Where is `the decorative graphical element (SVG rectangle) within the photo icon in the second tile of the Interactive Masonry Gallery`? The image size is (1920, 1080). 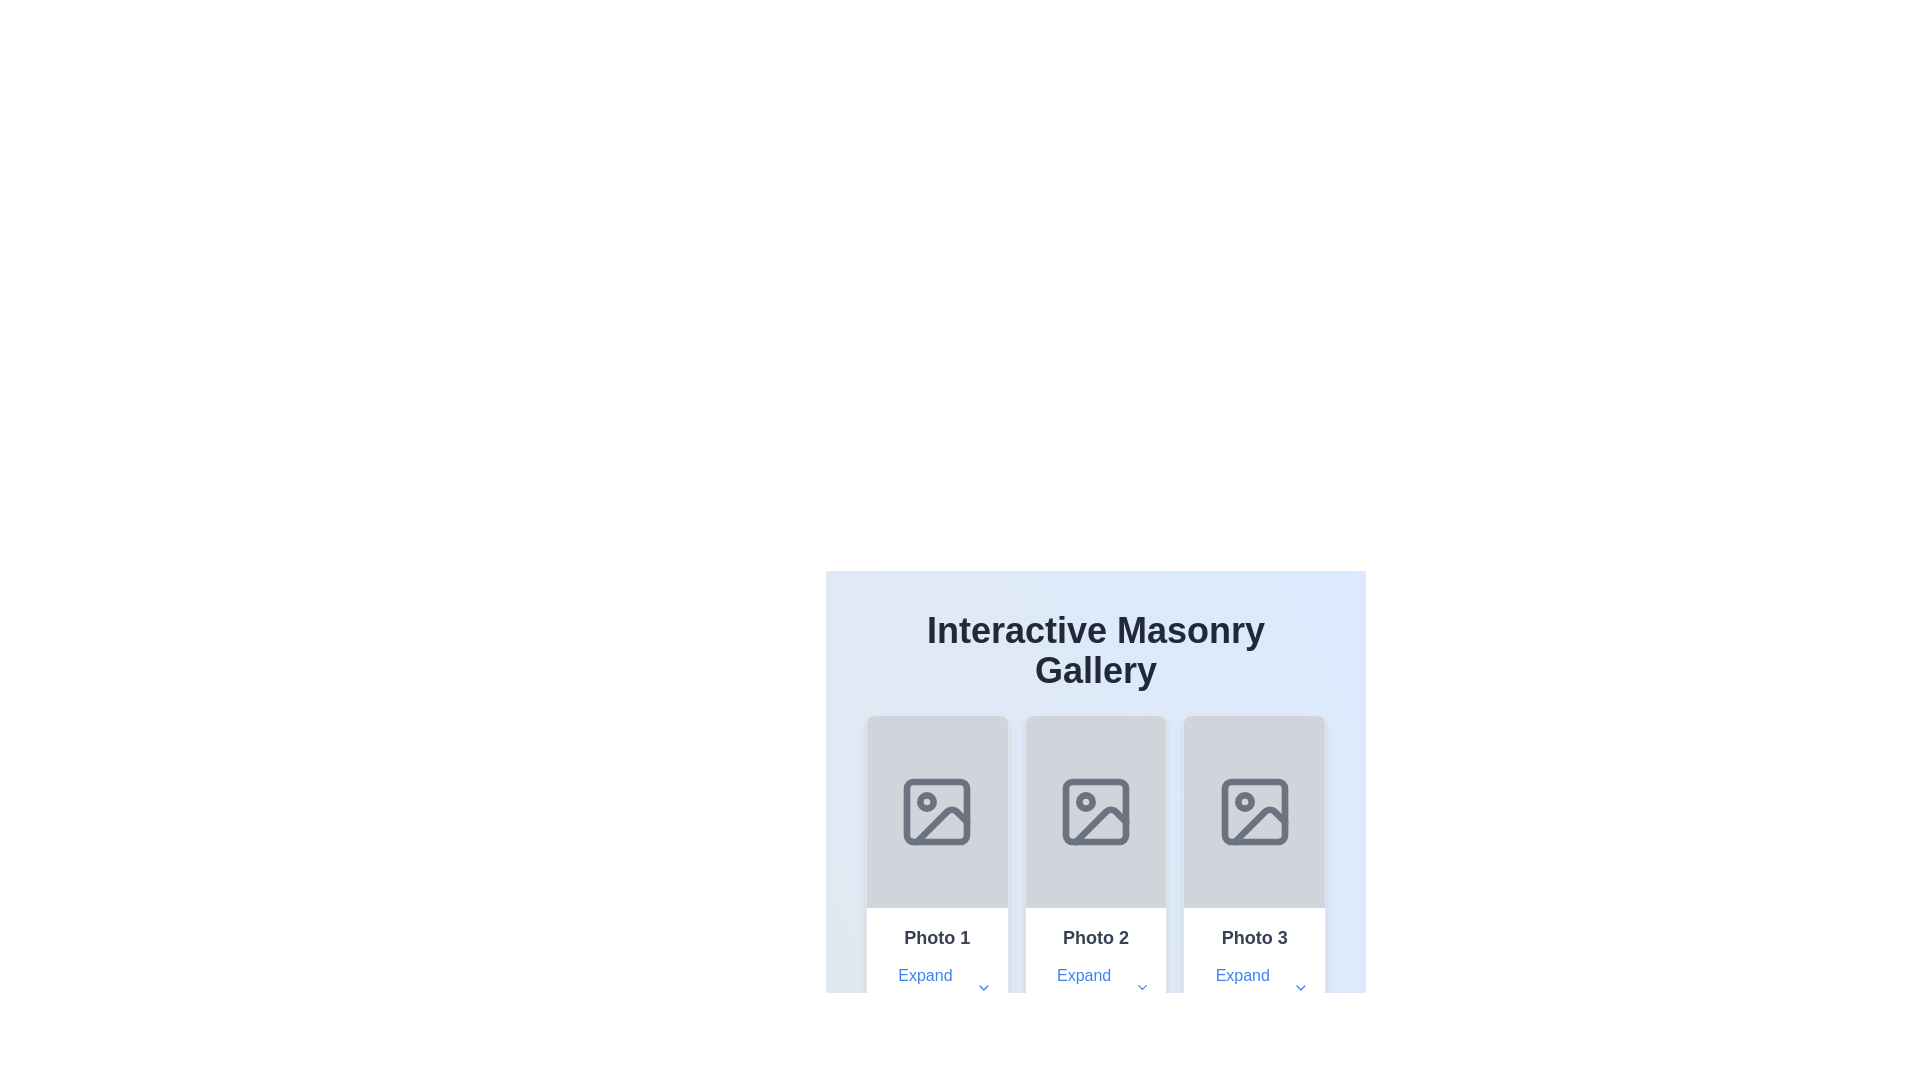
the decorative graphical element (SVG rectangle) within the photo icon in the second tile of the Interactive Masonry Gallery is located at coordinates (1094, 812).